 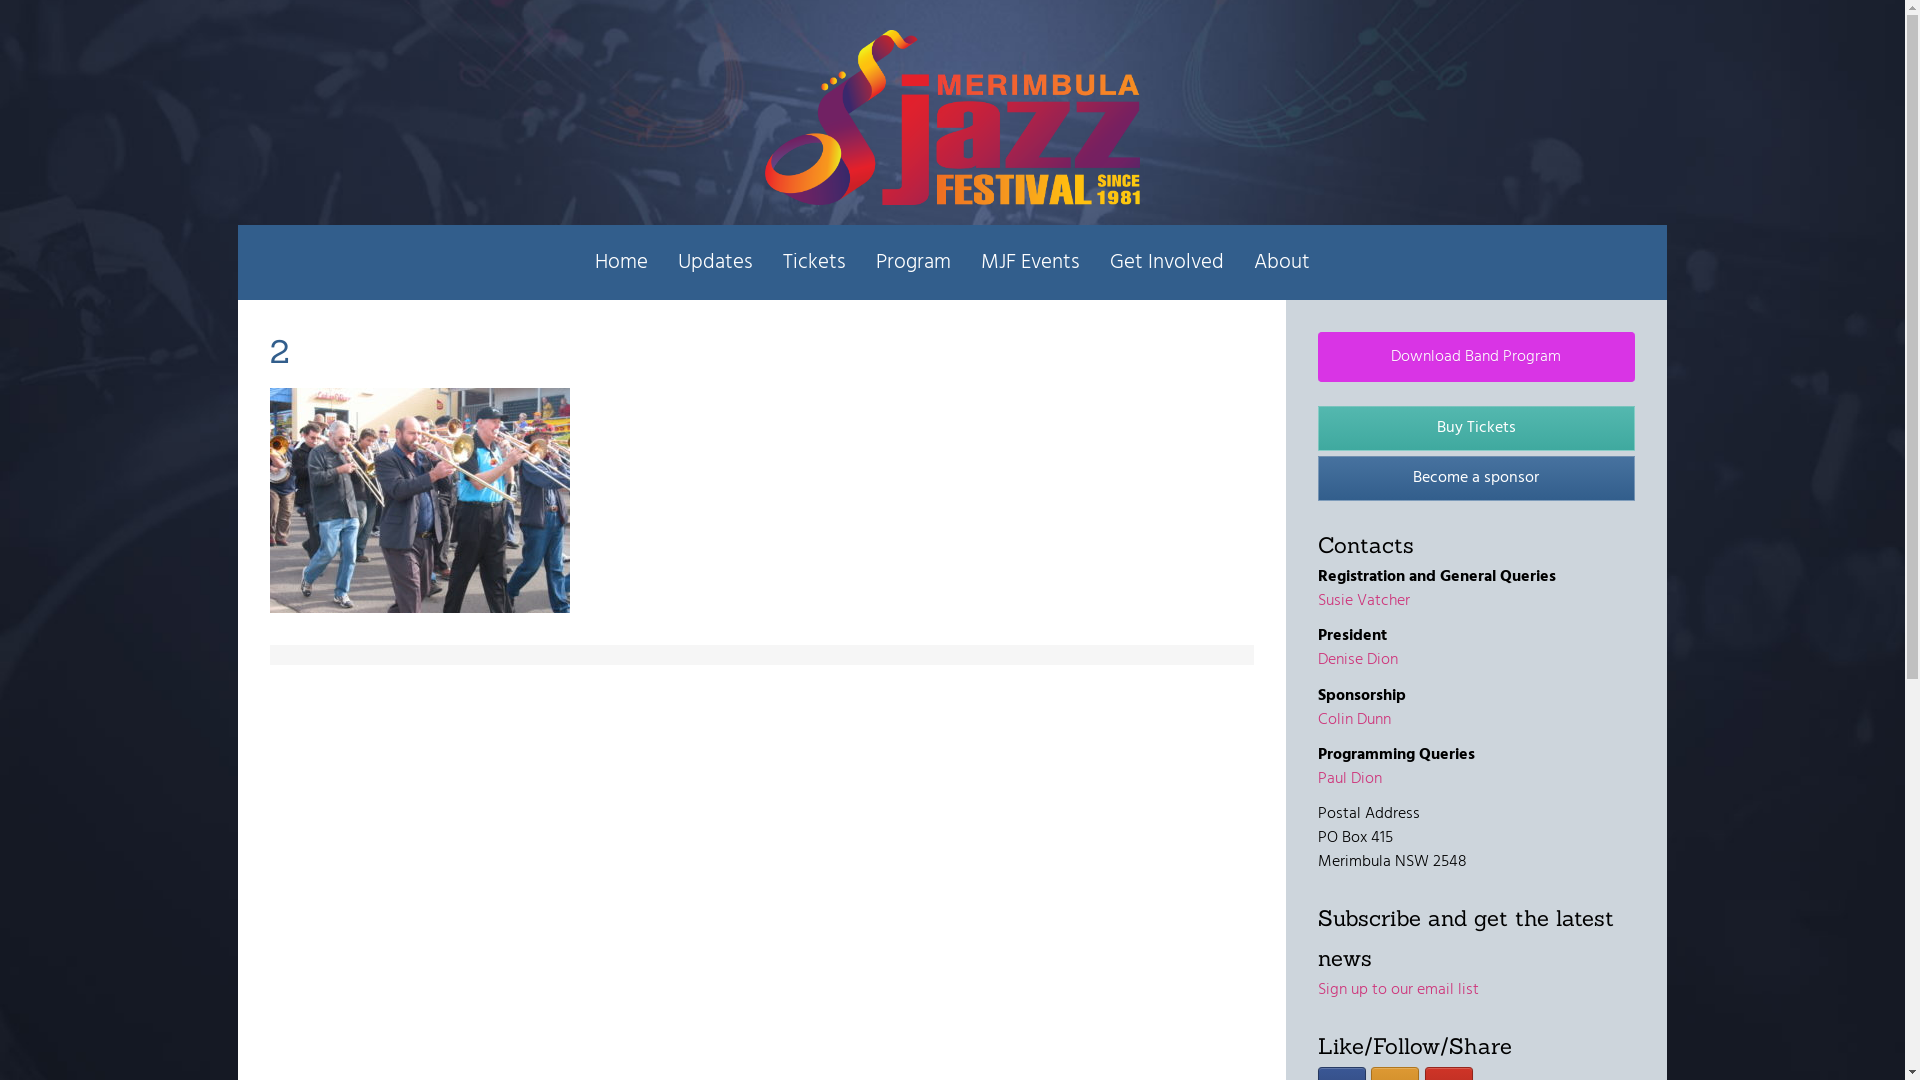 I want to click on 'About', so click(x=1237, y=261).